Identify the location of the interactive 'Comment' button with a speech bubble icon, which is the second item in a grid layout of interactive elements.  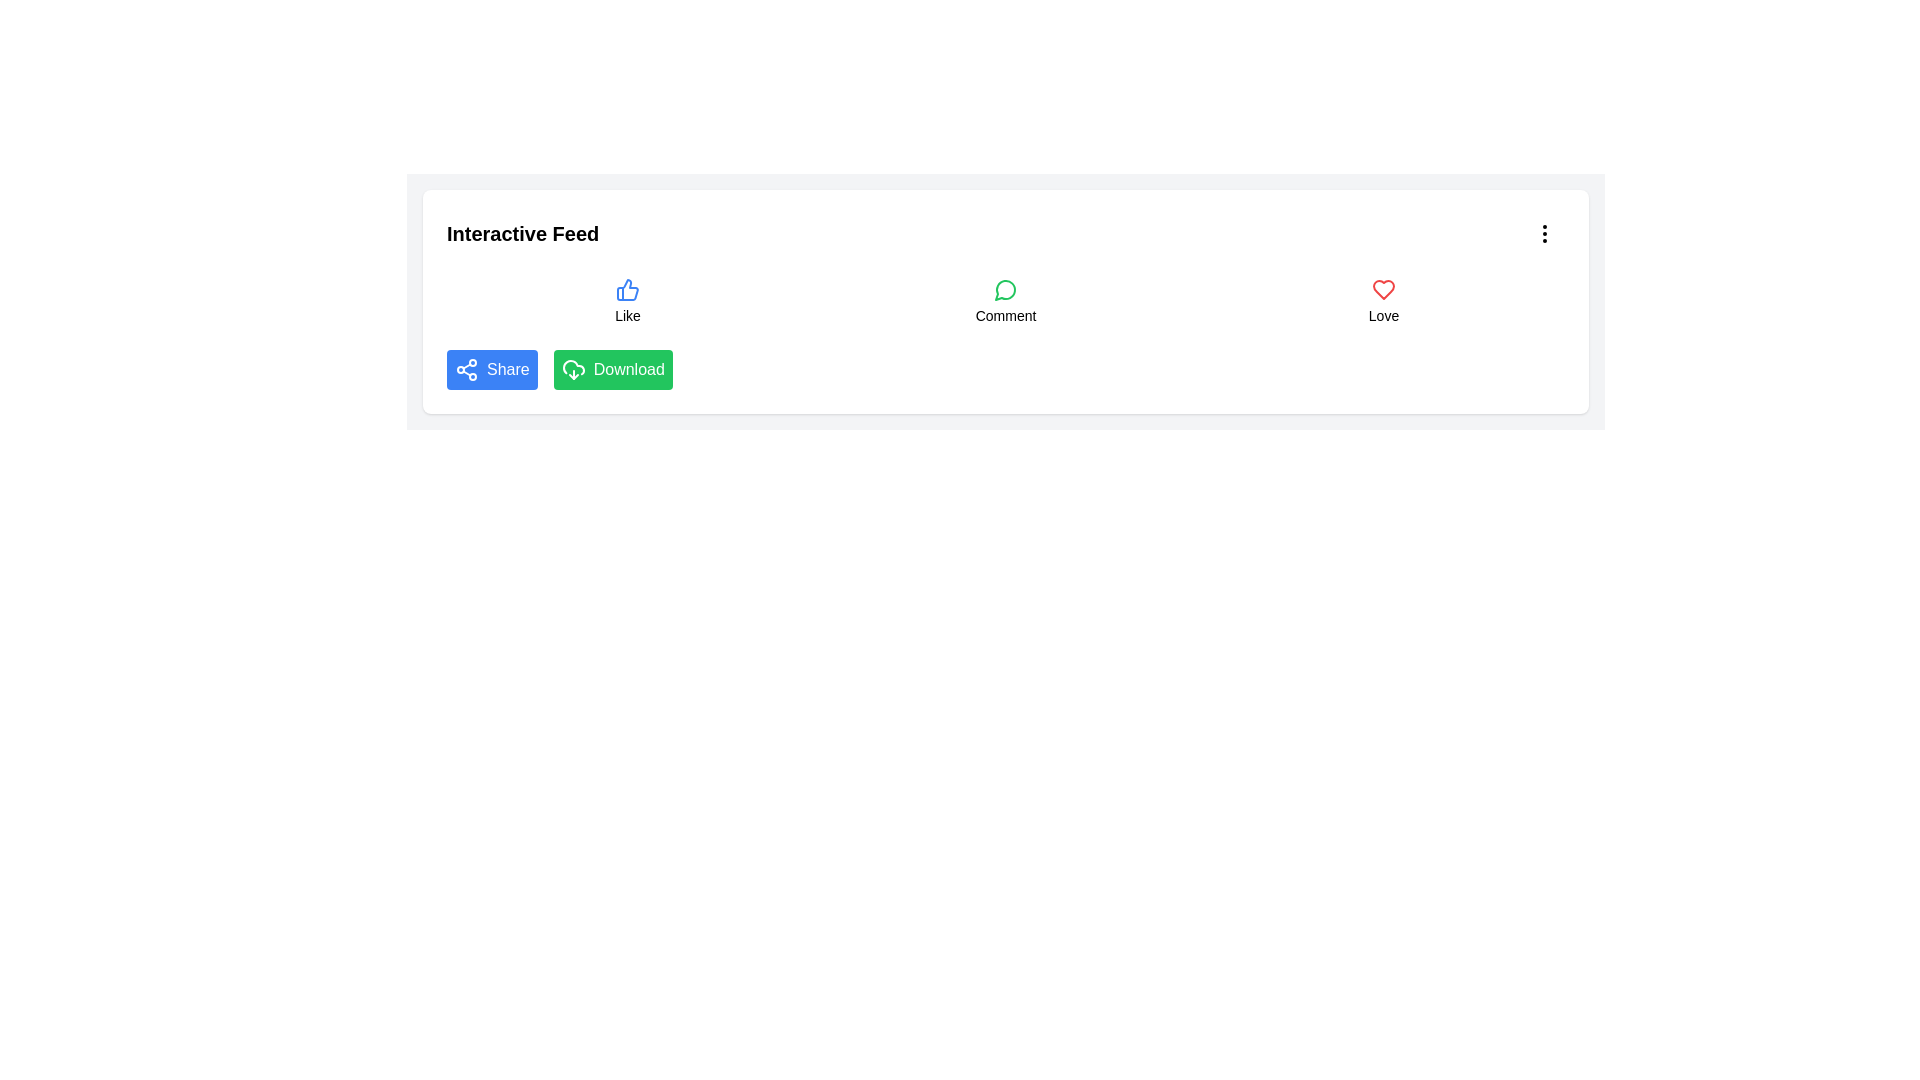
(1006, 301).